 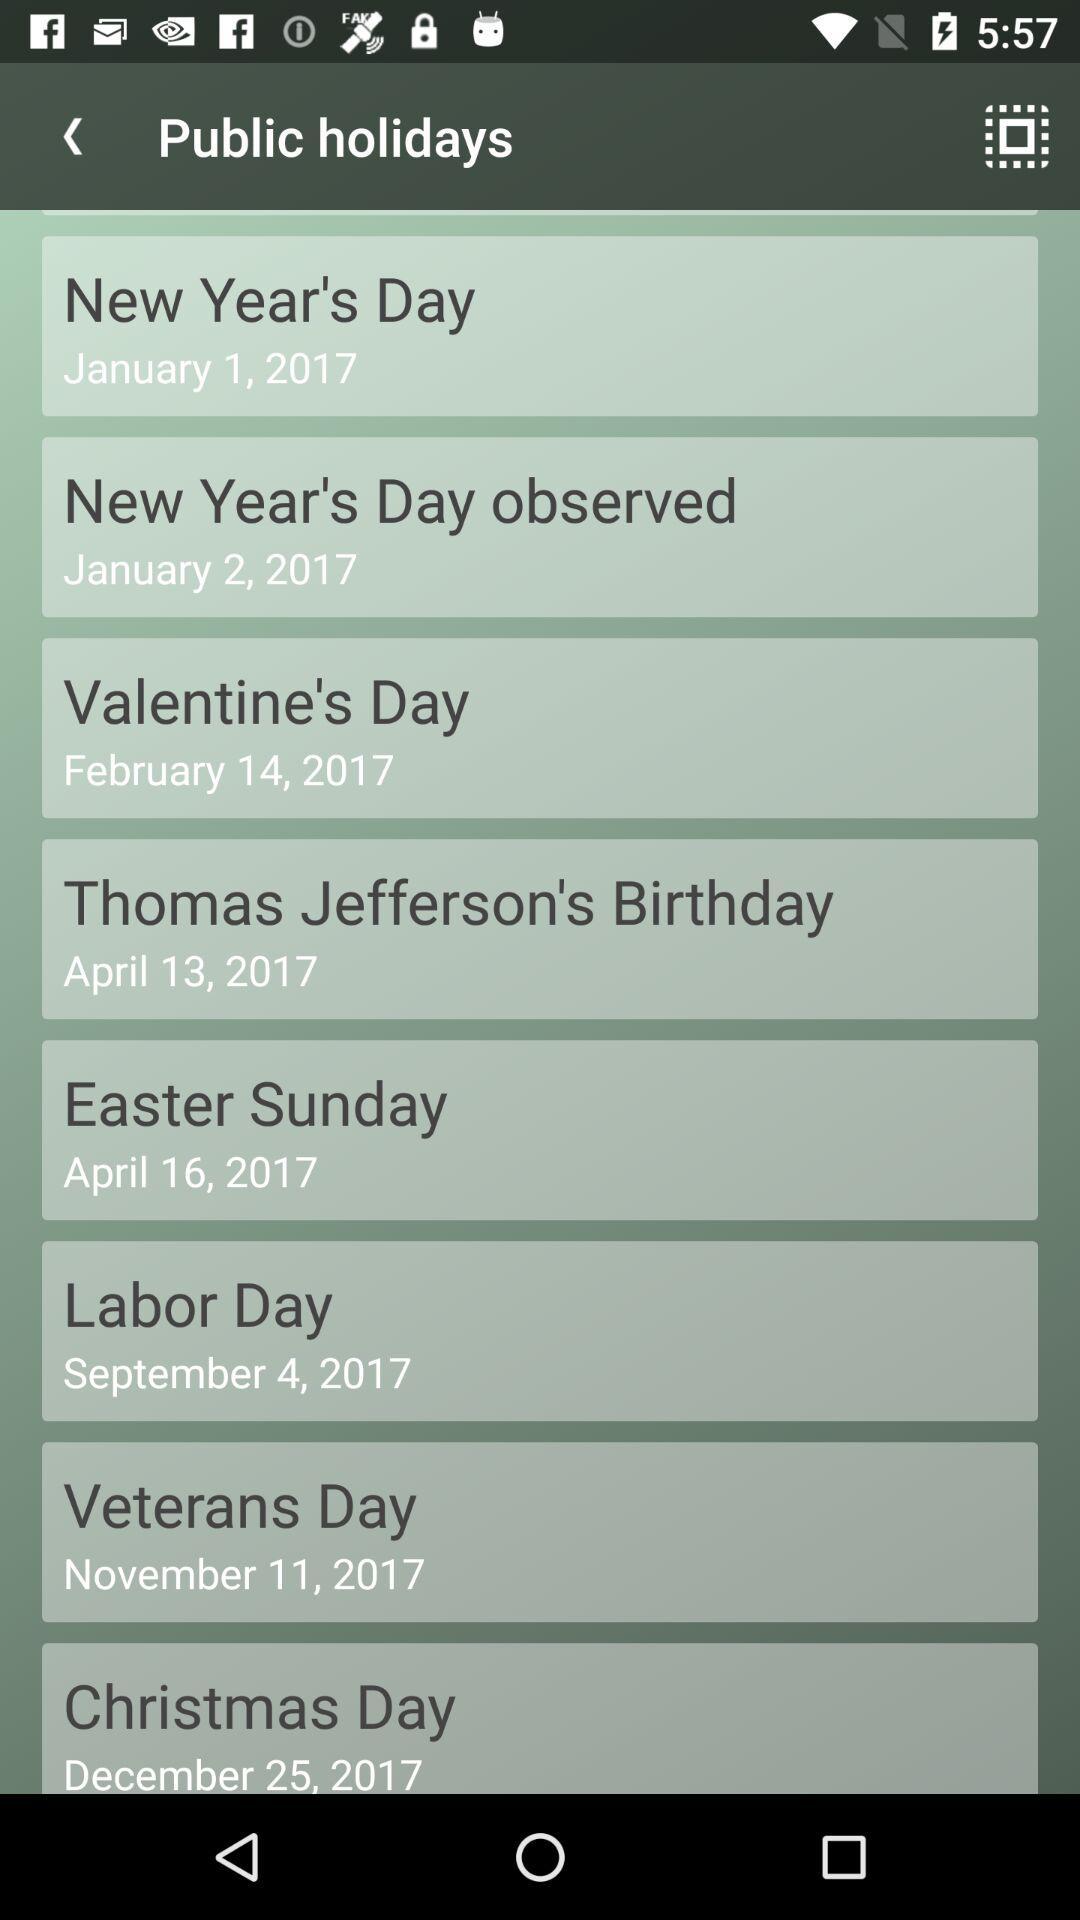 What do you see at coordinates (72, 135) in the screenshot?
I see `icon next to the public holidays app` at bounding box center [72, 135].